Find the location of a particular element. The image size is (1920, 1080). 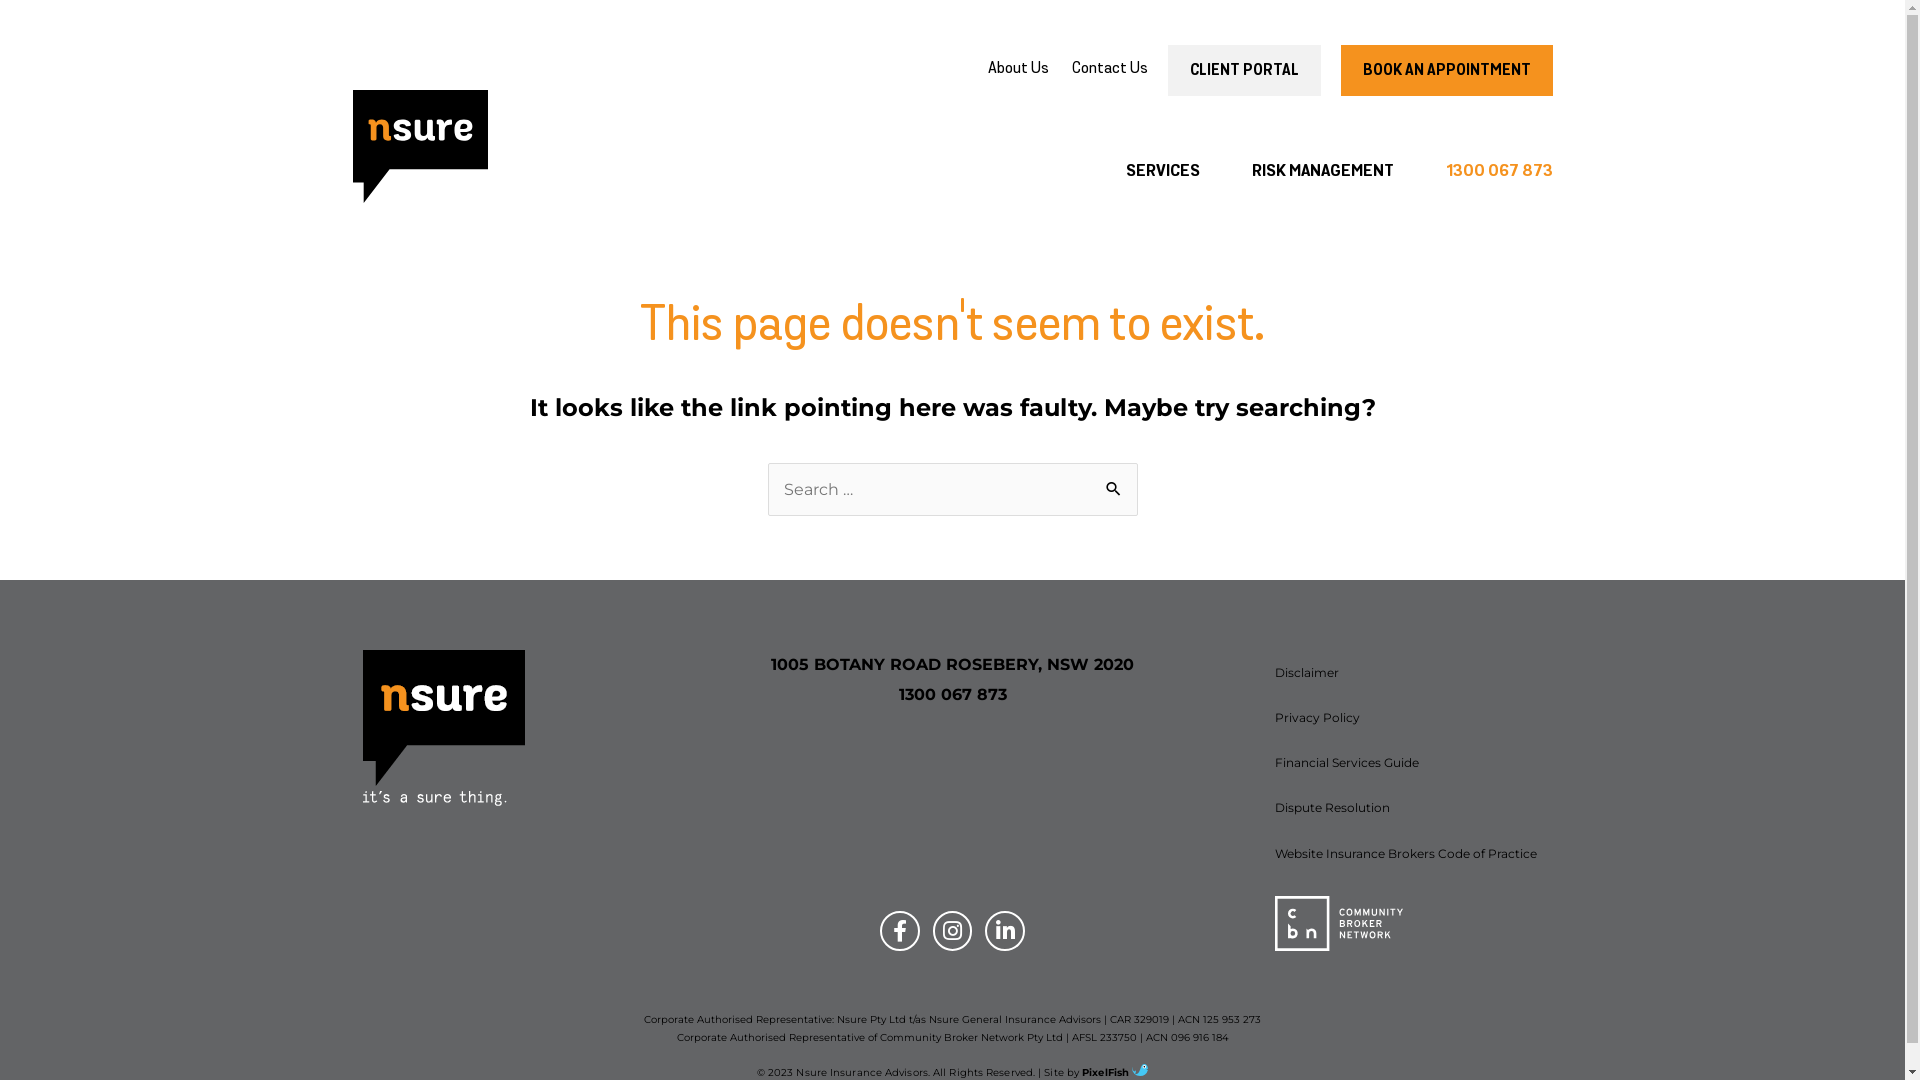

'RISK MANAGEMENT' is located at coordinates (1323, 171).